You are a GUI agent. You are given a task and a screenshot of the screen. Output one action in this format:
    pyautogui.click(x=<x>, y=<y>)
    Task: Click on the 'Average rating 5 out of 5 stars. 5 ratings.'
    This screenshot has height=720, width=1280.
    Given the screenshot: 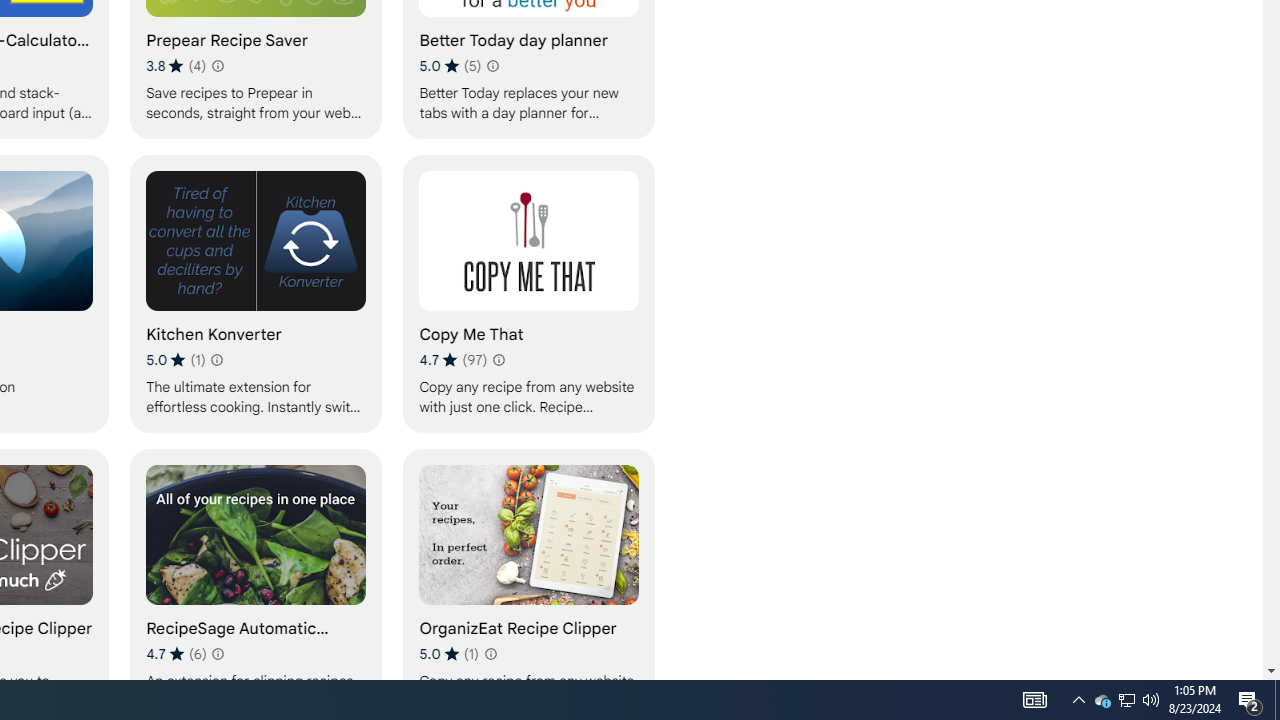 What is the action you would take?
    pyautogui.click(x=449, y=65)
    